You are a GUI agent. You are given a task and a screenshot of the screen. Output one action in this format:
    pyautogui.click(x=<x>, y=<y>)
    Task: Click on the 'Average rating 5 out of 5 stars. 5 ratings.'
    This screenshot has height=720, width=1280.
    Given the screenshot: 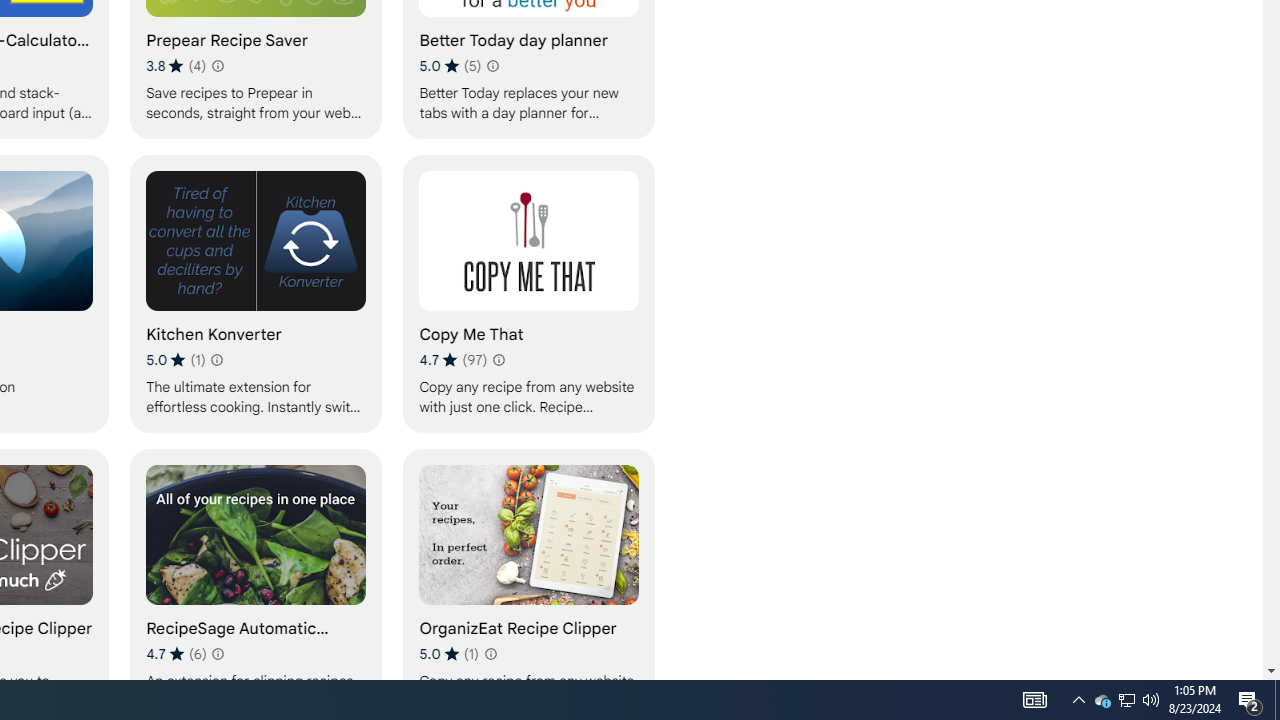 What is the action you would take?
    pyautogui.click(x=449, y=65)
    